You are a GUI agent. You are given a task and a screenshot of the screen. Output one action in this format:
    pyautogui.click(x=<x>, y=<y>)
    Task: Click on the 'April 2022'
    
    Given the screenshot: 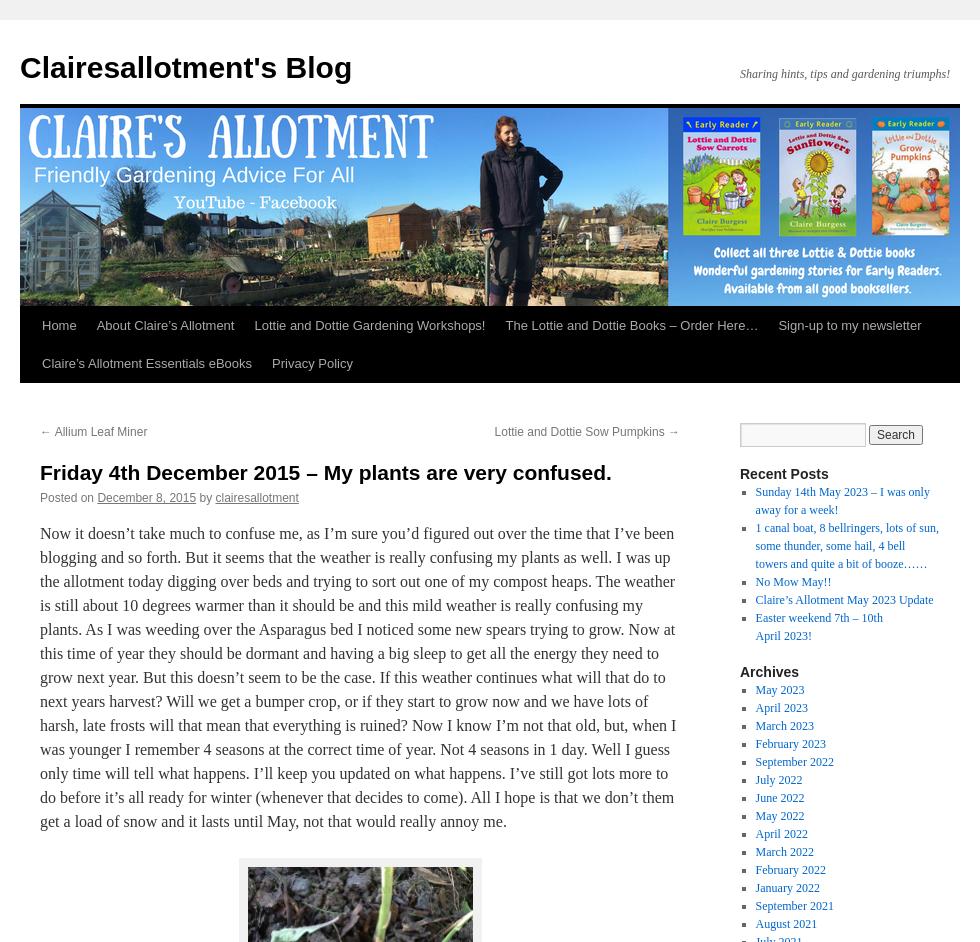 What is the action you would take?
    pyautogui.click(x=780, y=833)
    